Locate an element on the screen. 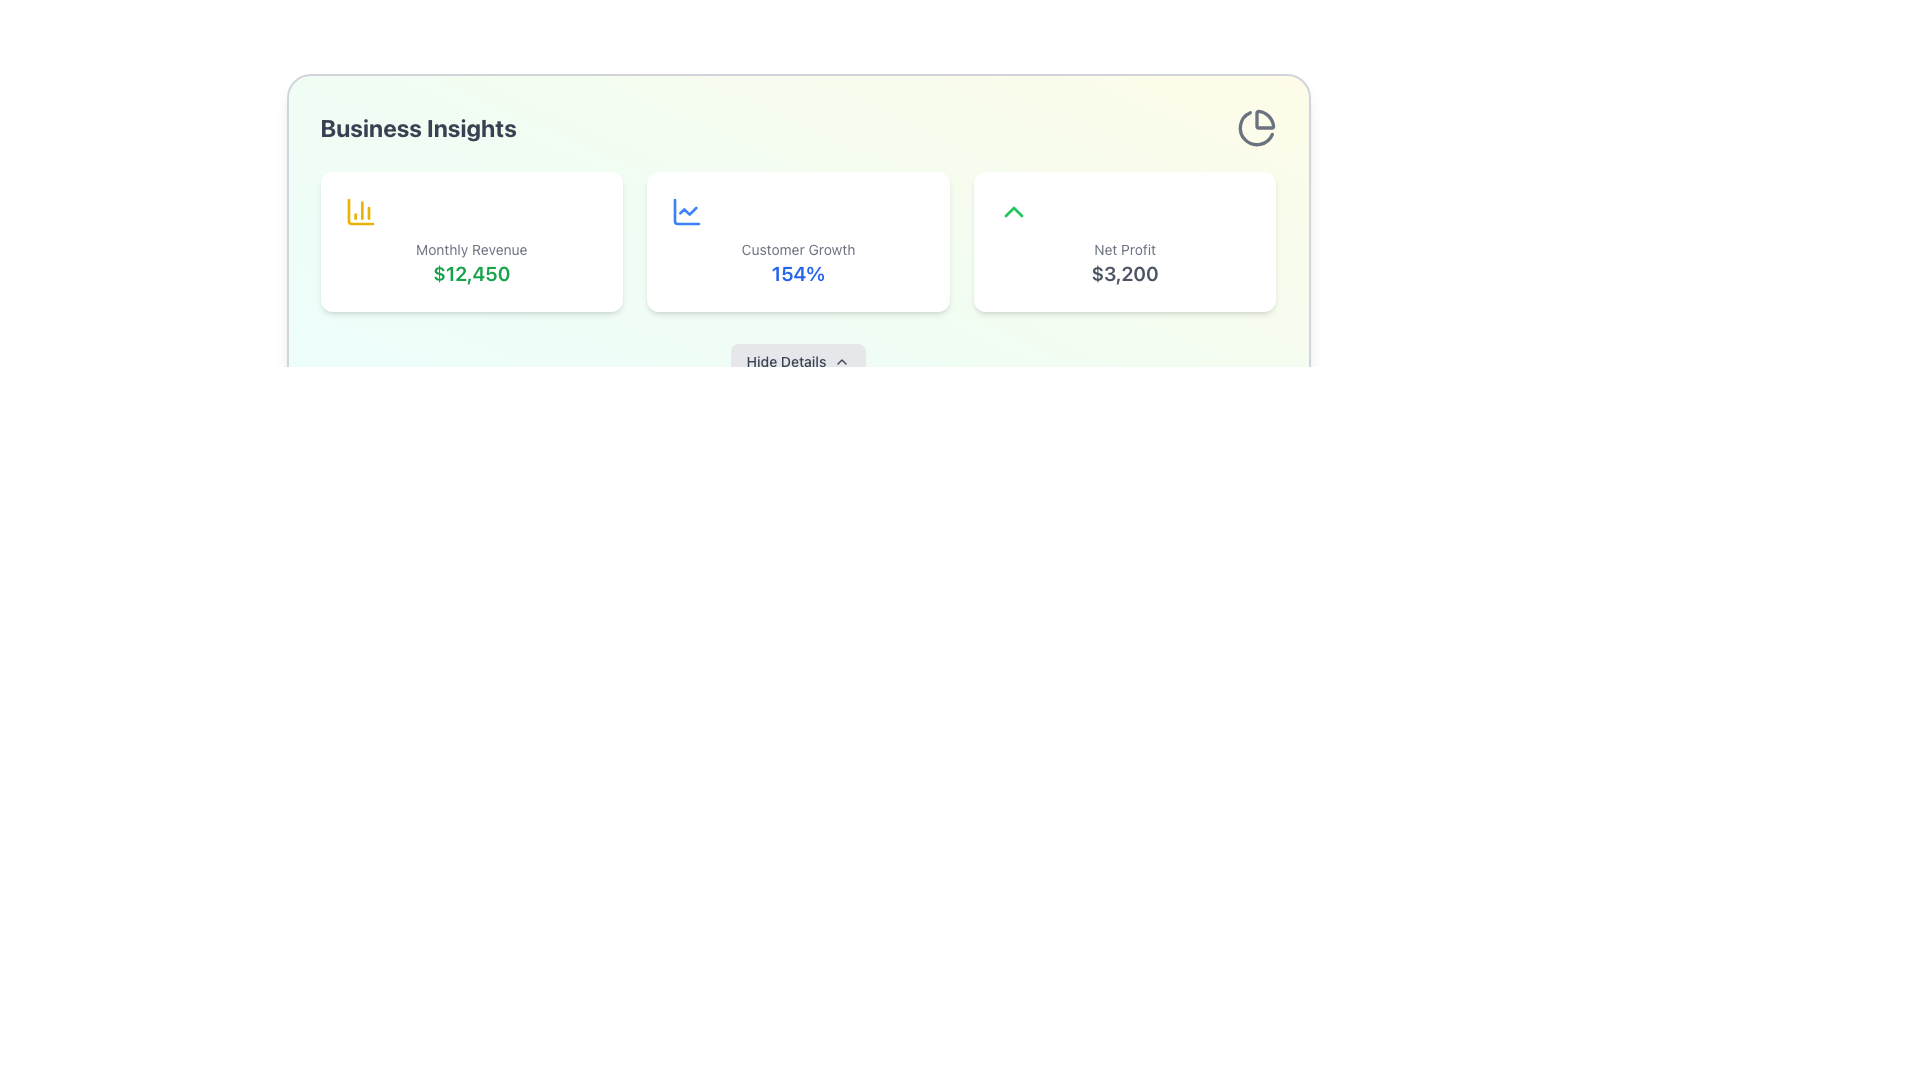  the Text Label located at the top of the rightmost card, which describes the monetary value displayed below it ('$3,200') is located at coordinates (1125, 249).